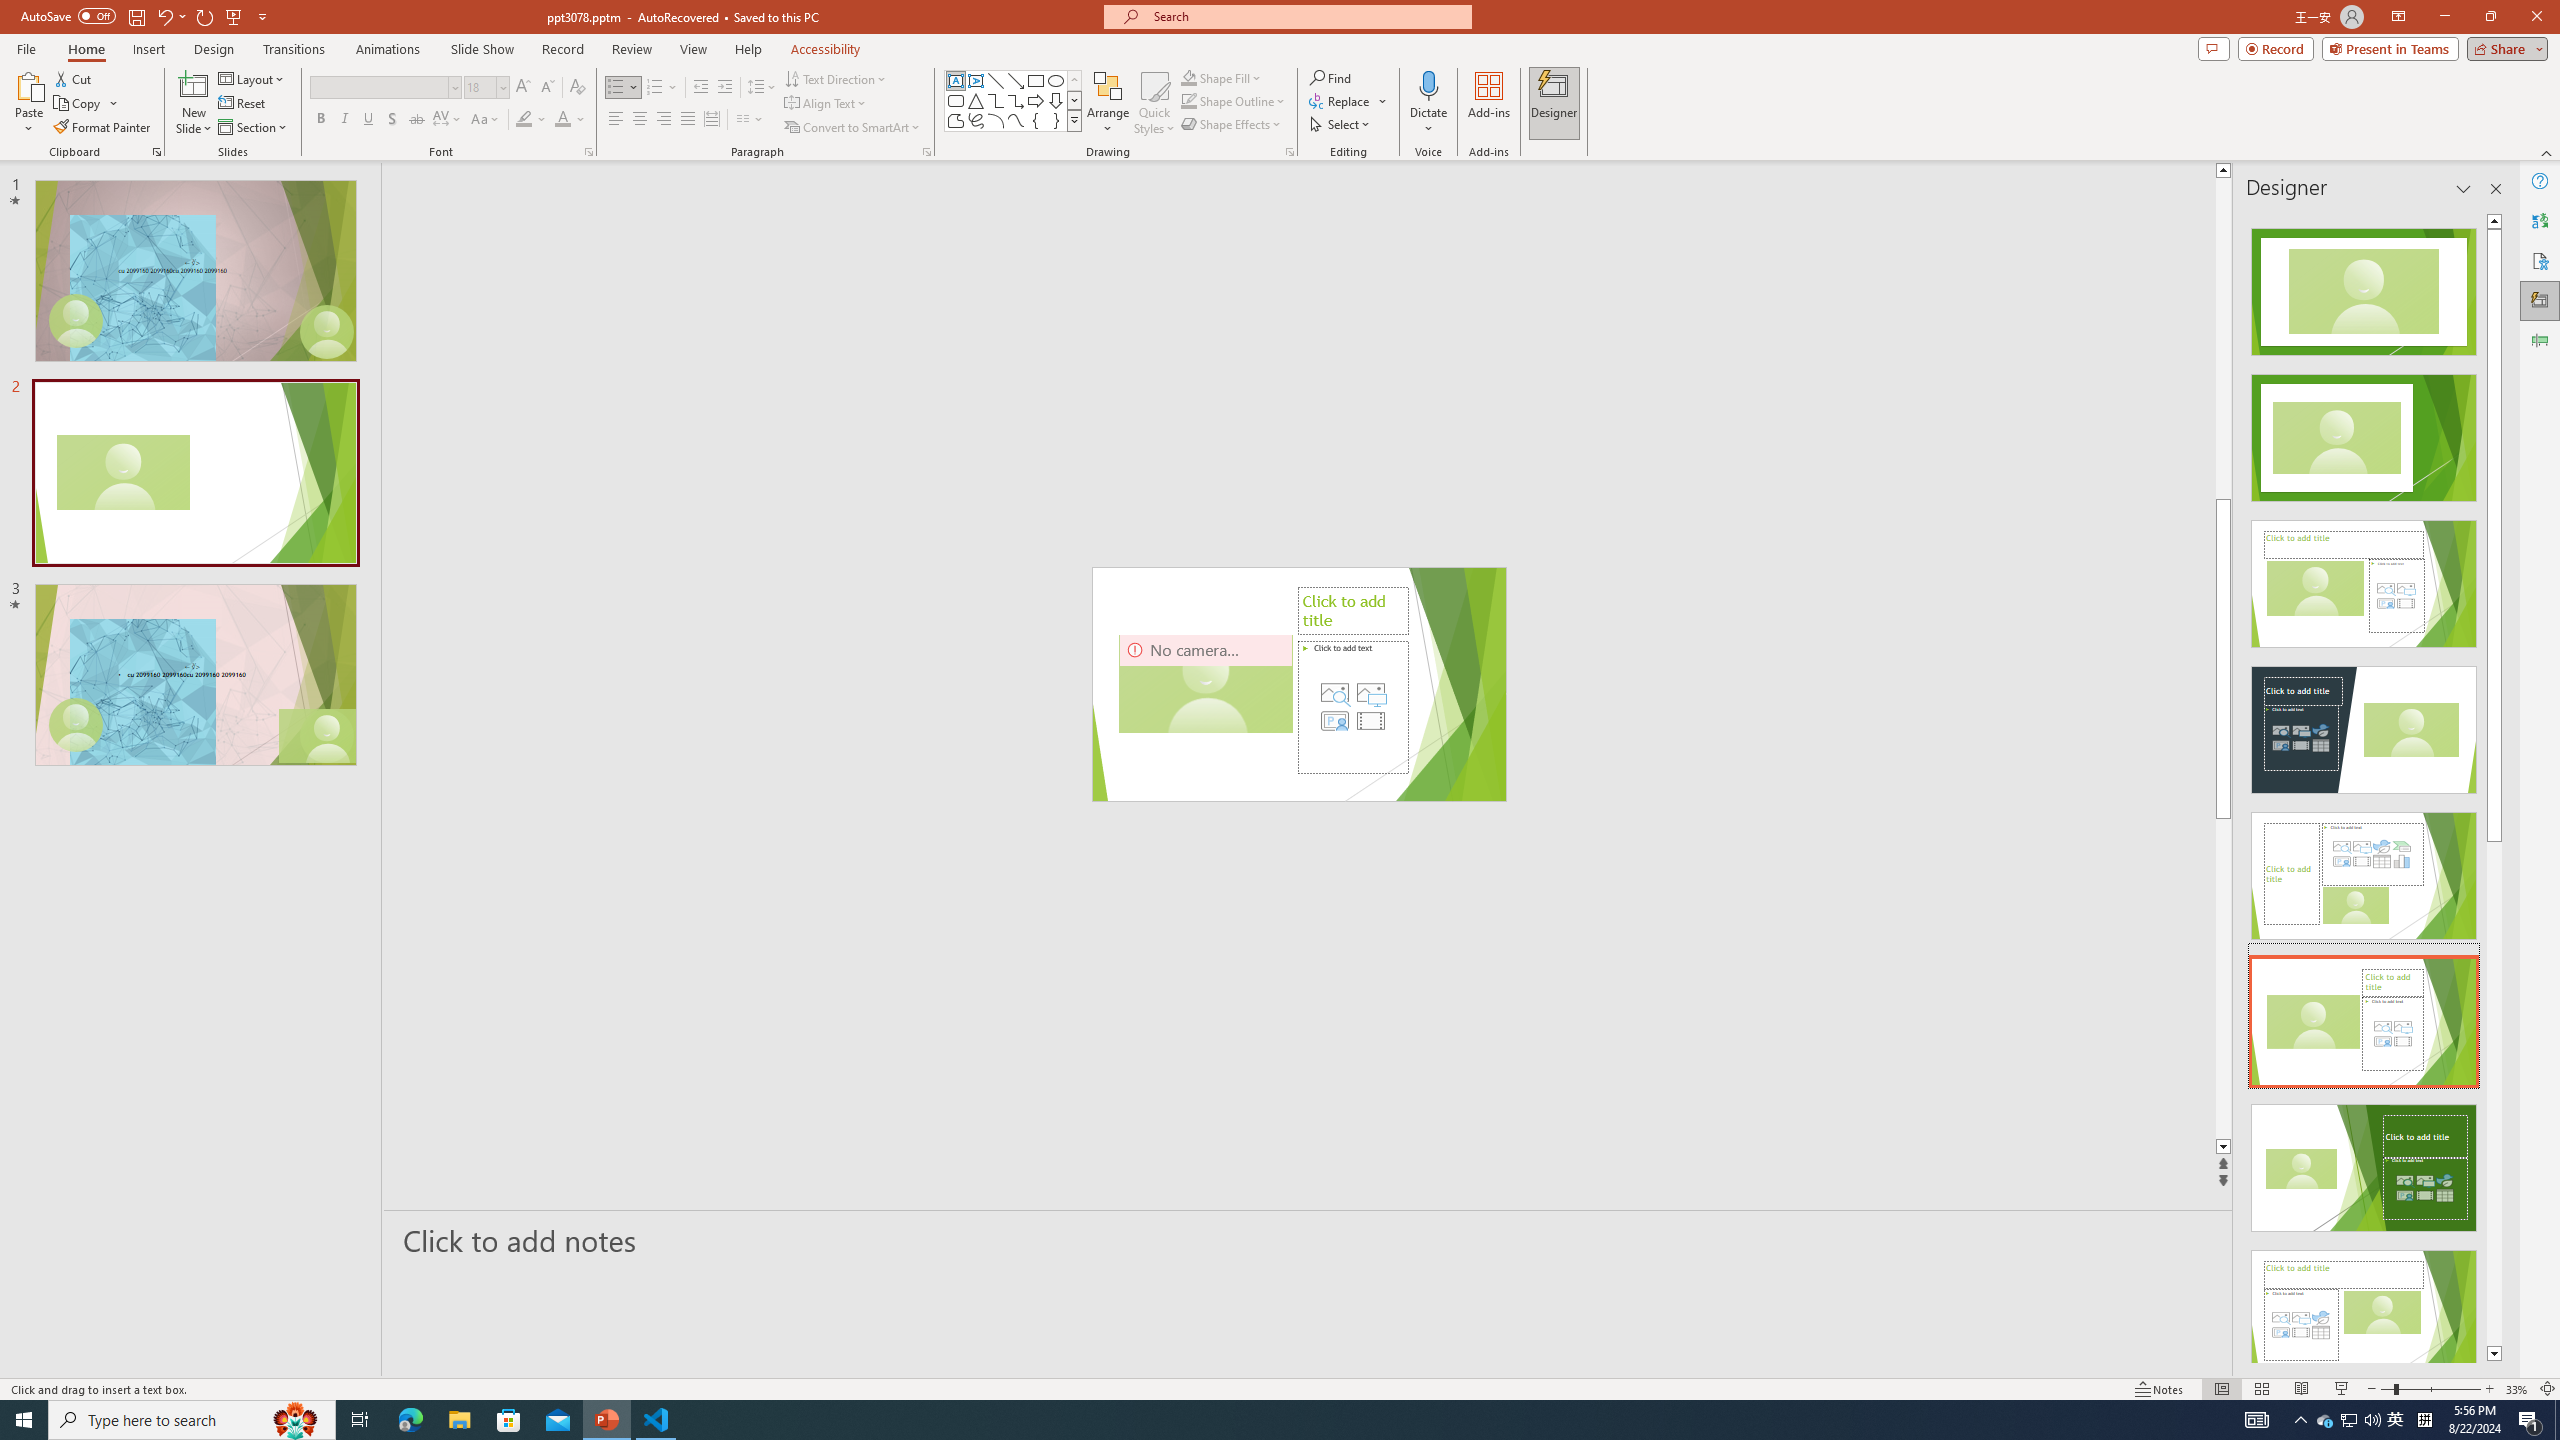 This screenshot has width=2560, height=1440. I want to click on 'Recommended Design: Design Idea', so click(2364, 284).